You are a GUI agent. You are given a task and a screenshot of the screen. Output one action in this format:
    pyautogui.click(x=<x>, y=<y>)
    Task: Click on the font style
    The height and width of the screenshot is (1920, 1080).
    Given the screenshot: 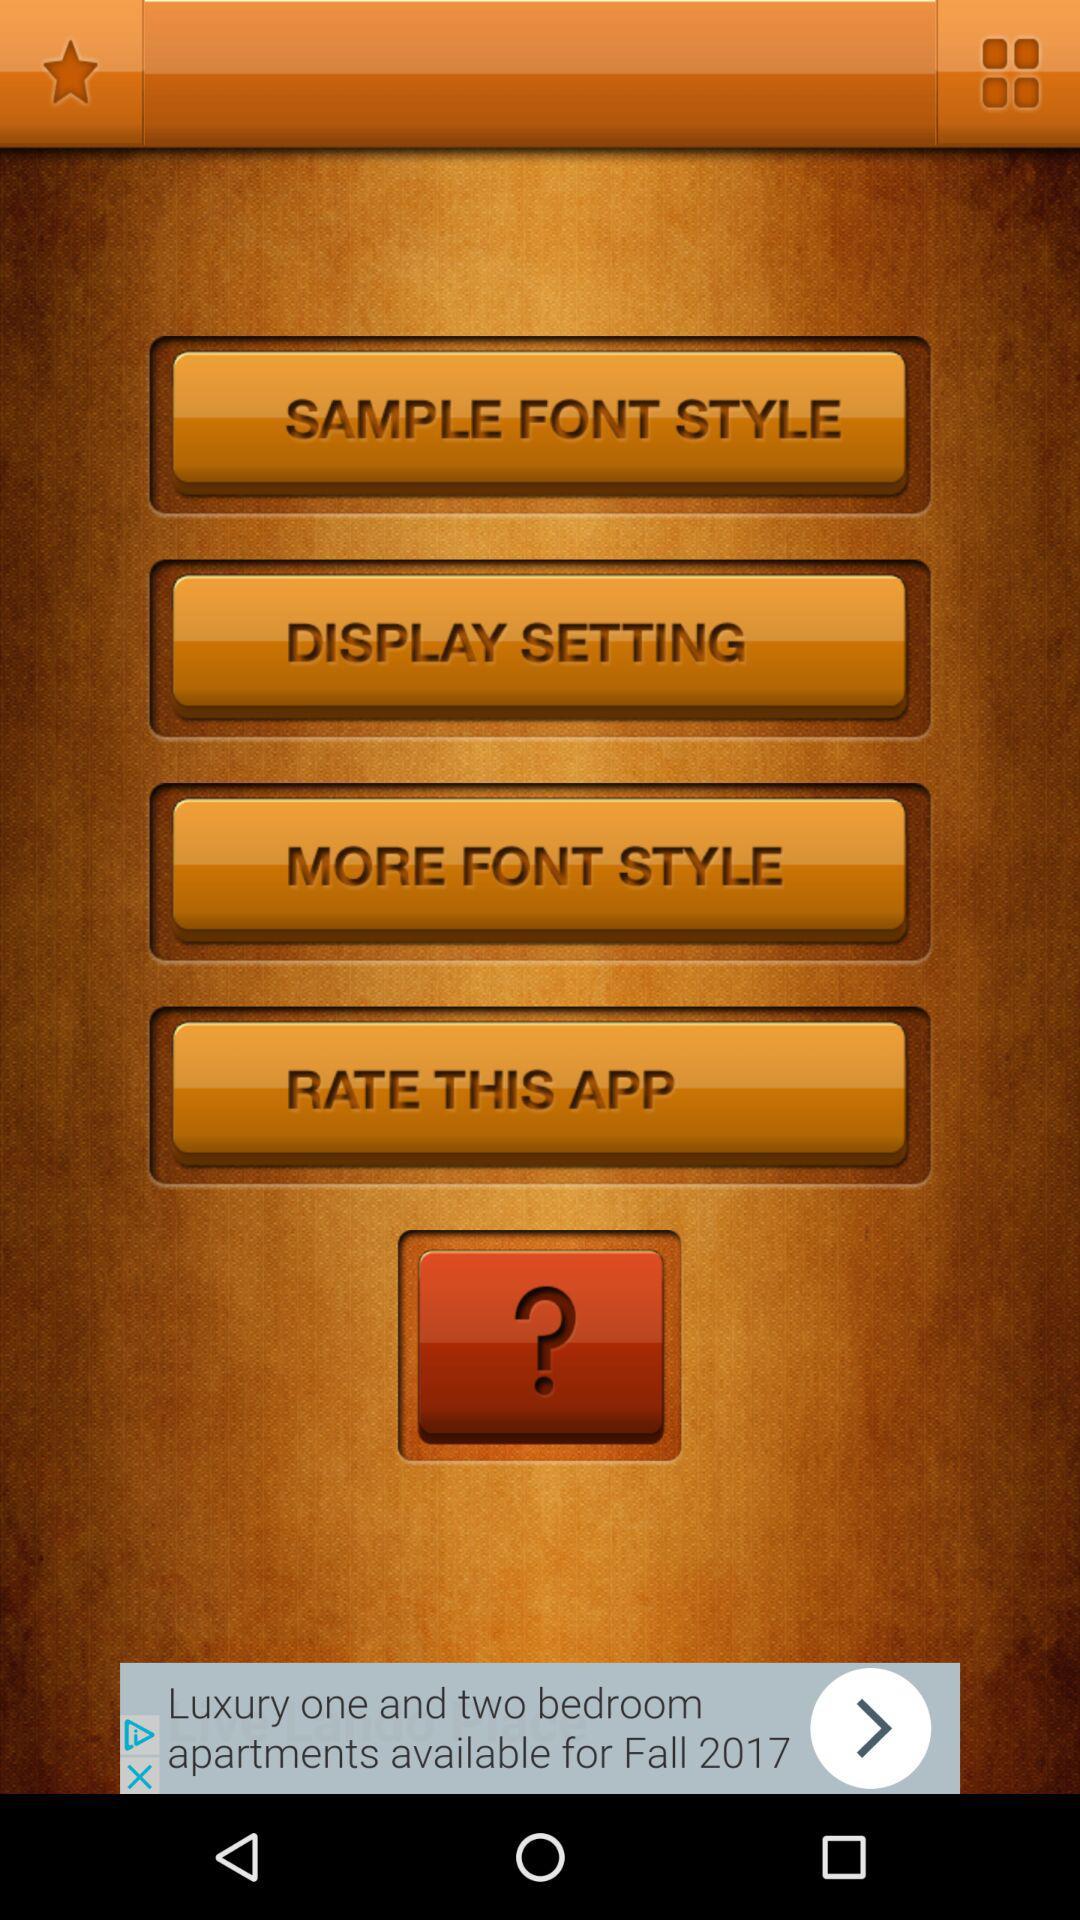 What is the action you would take?
    pyautogui.click(x=540, y=426)
    